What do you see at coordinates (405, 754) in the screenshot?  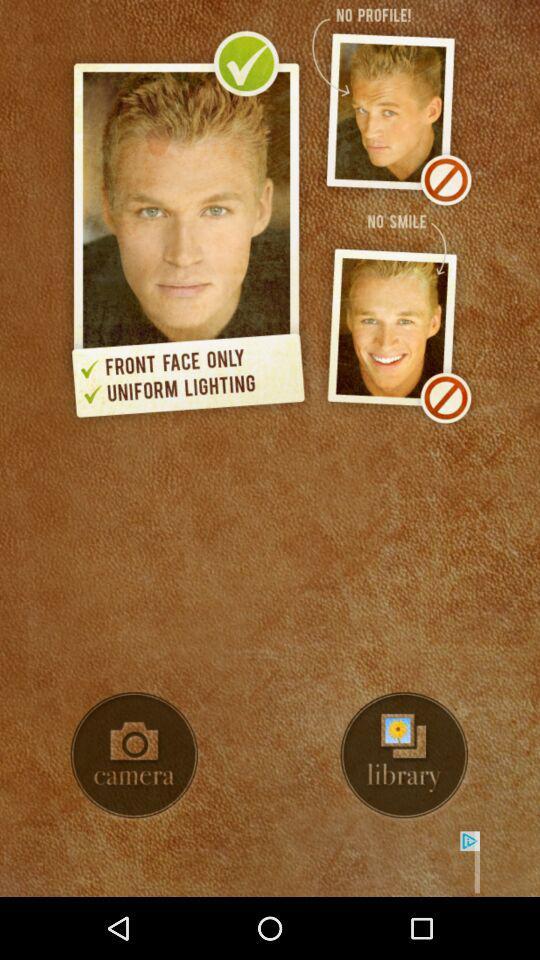 I see `open the photo library` at bounding box center [405, 754].